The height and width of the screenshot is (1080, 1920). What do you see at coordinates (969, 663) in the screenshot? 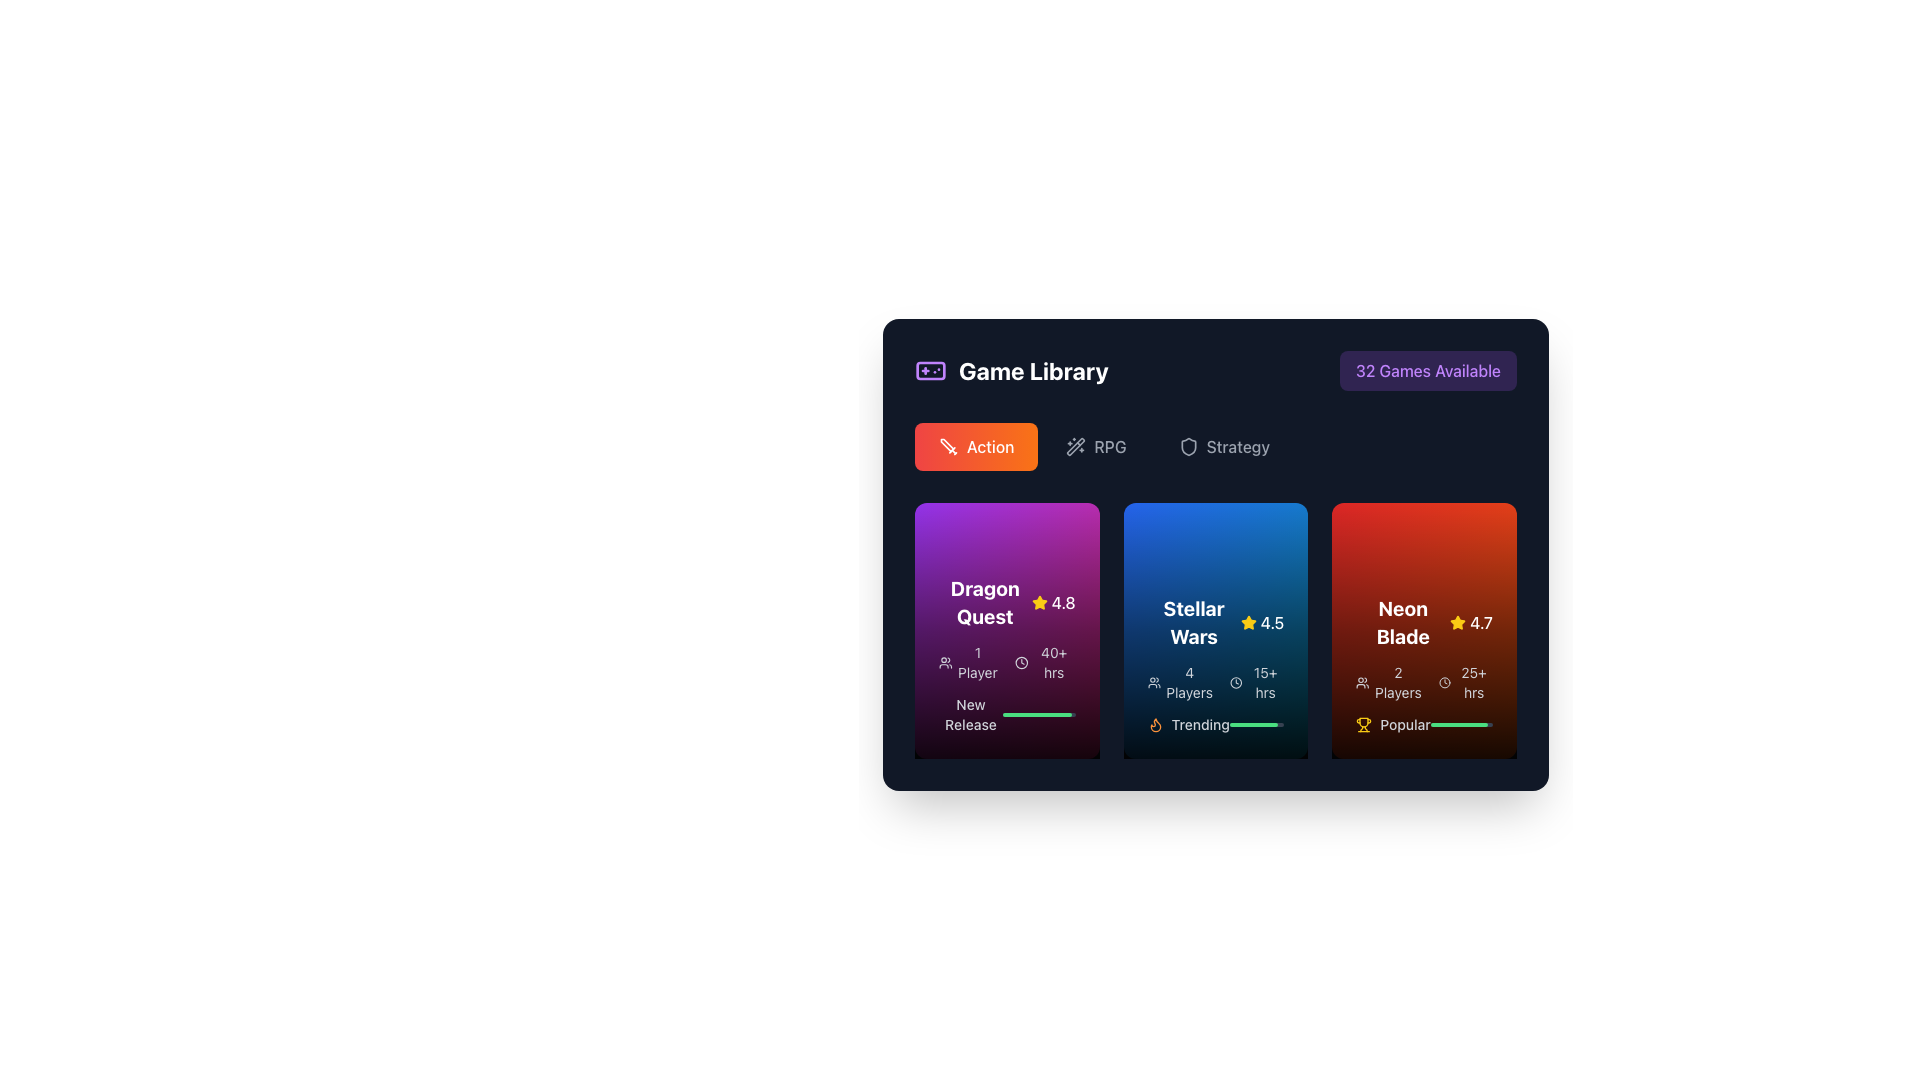
I see `the label displaying '1 Player' with a light gray text on a dark purple background, located under 'Dragon Quest' and to the left of '40+ hrs'` at bounding box center [969, 663].